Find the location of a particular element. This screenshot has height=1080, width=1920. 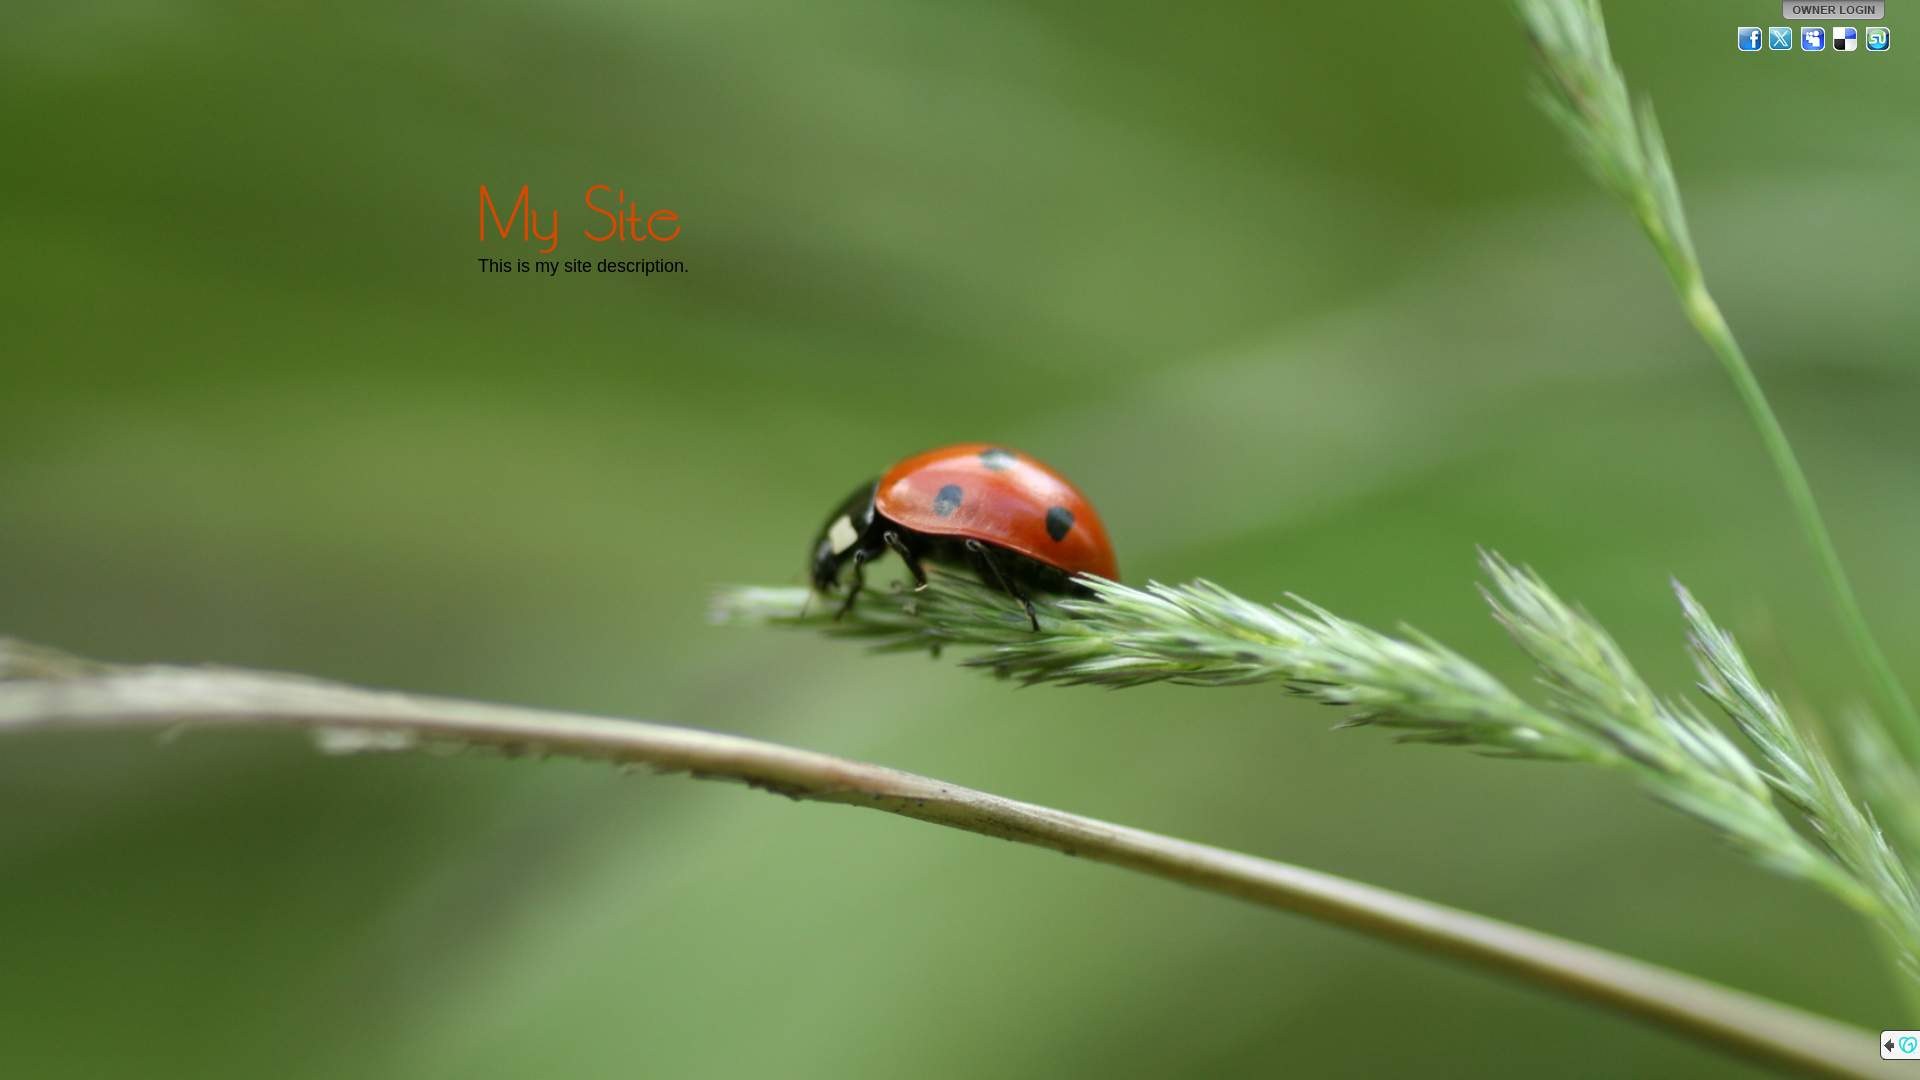

'StumbleUpon' is located at coordinates (1876, 38).